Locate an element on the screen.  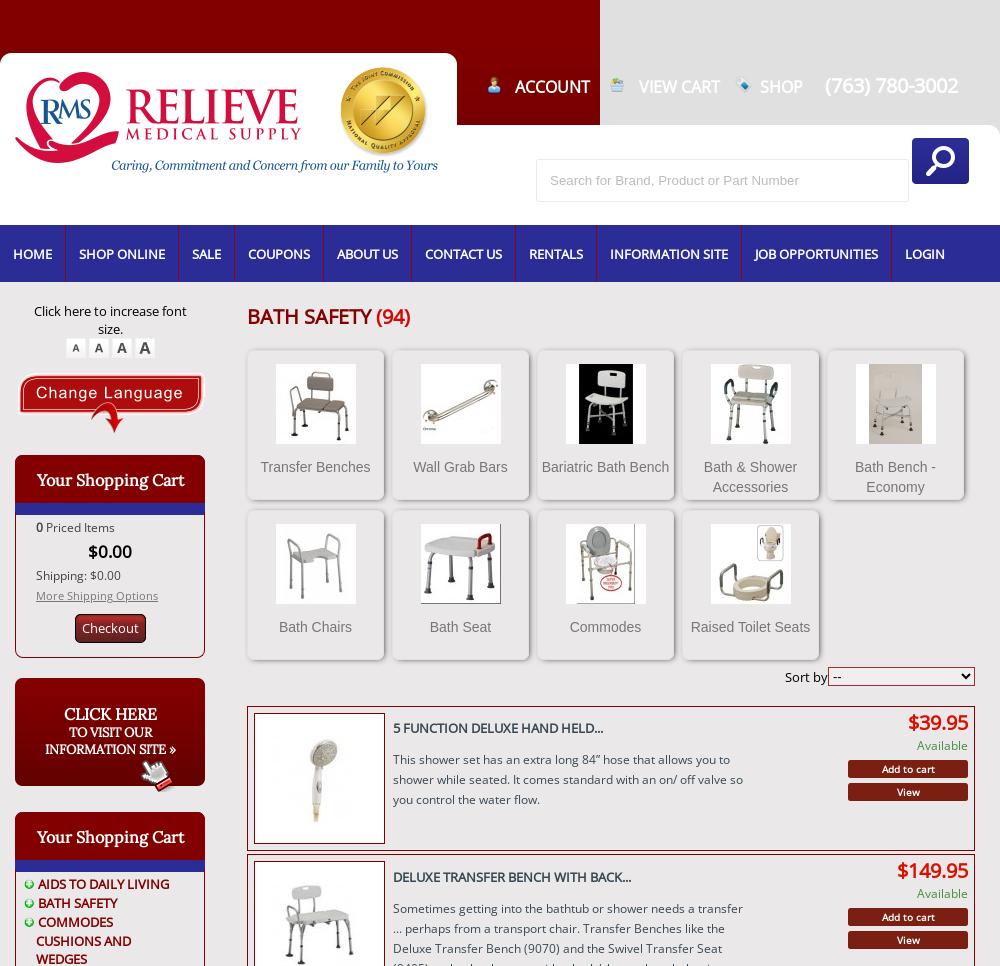
'$0.00' is located at coordinates (109, 551).